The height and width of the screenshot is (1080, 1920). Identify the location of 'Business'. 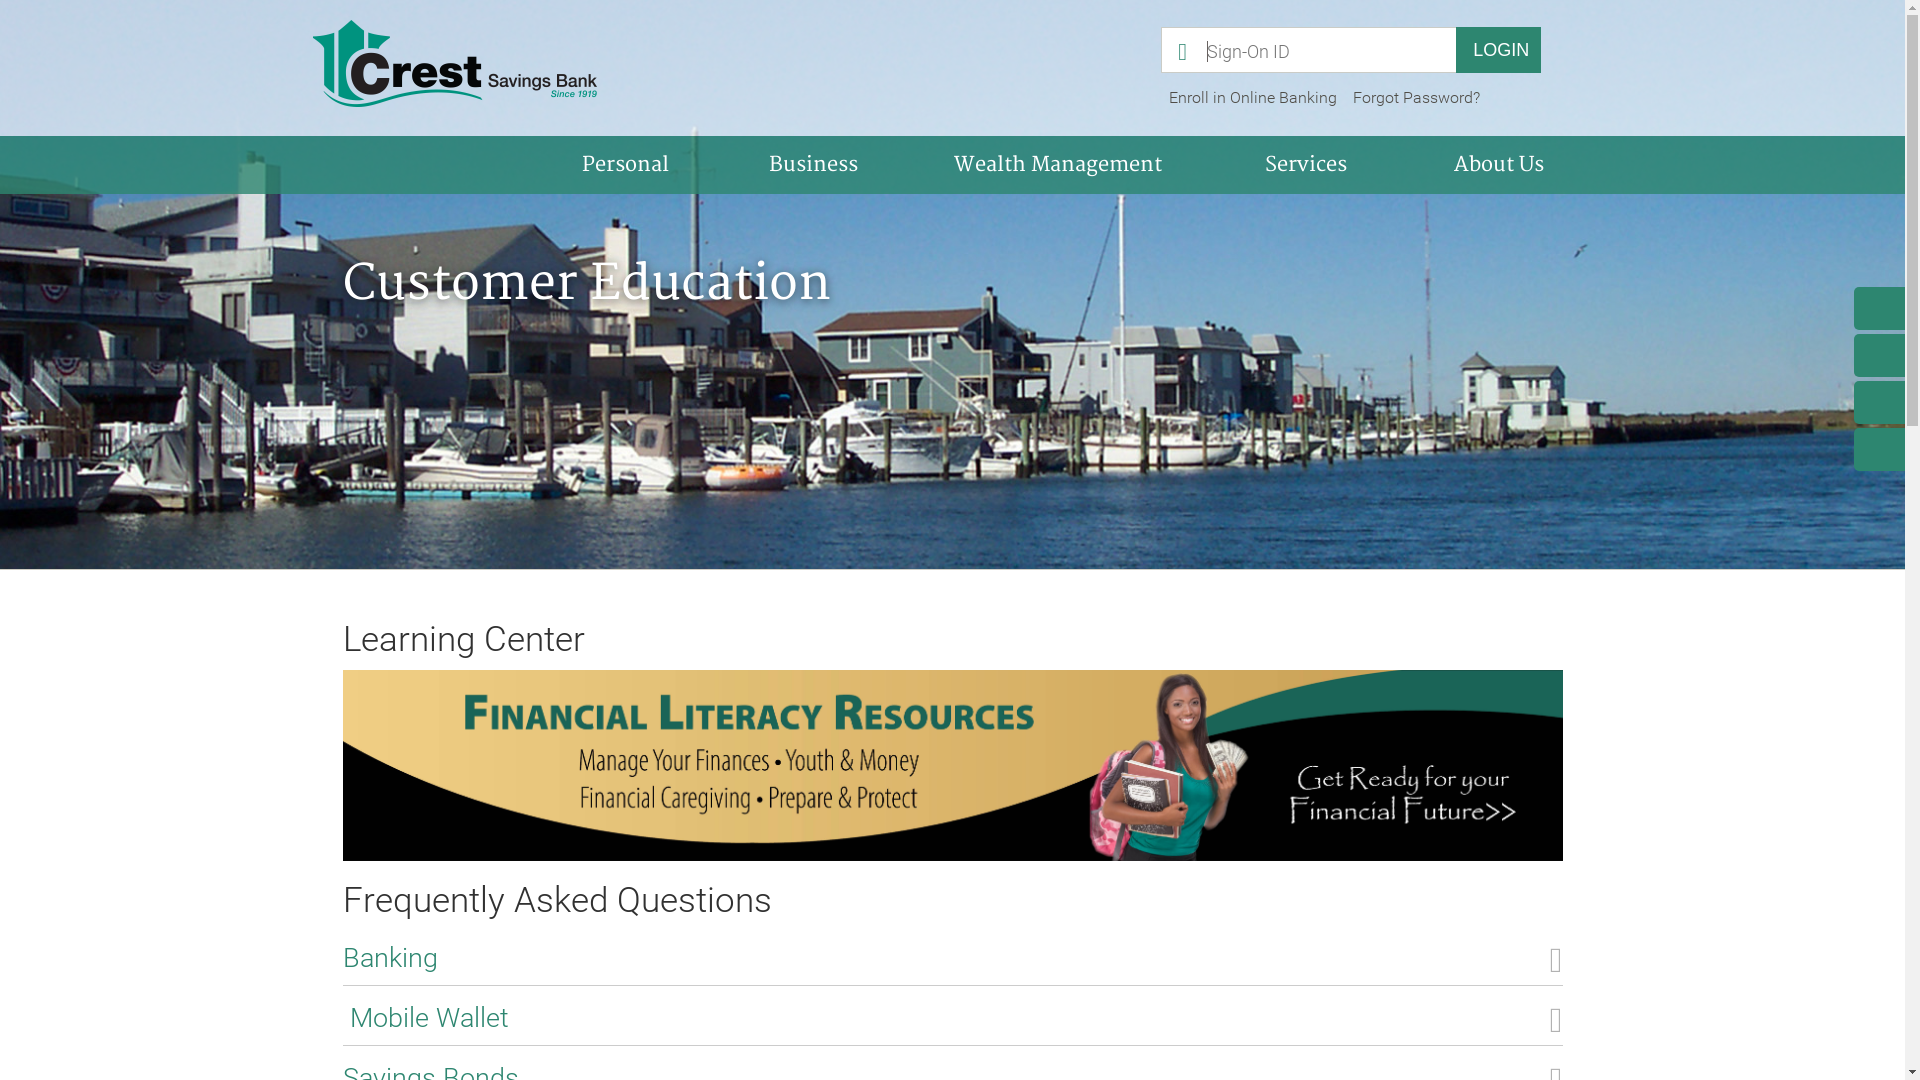
(720, 164).